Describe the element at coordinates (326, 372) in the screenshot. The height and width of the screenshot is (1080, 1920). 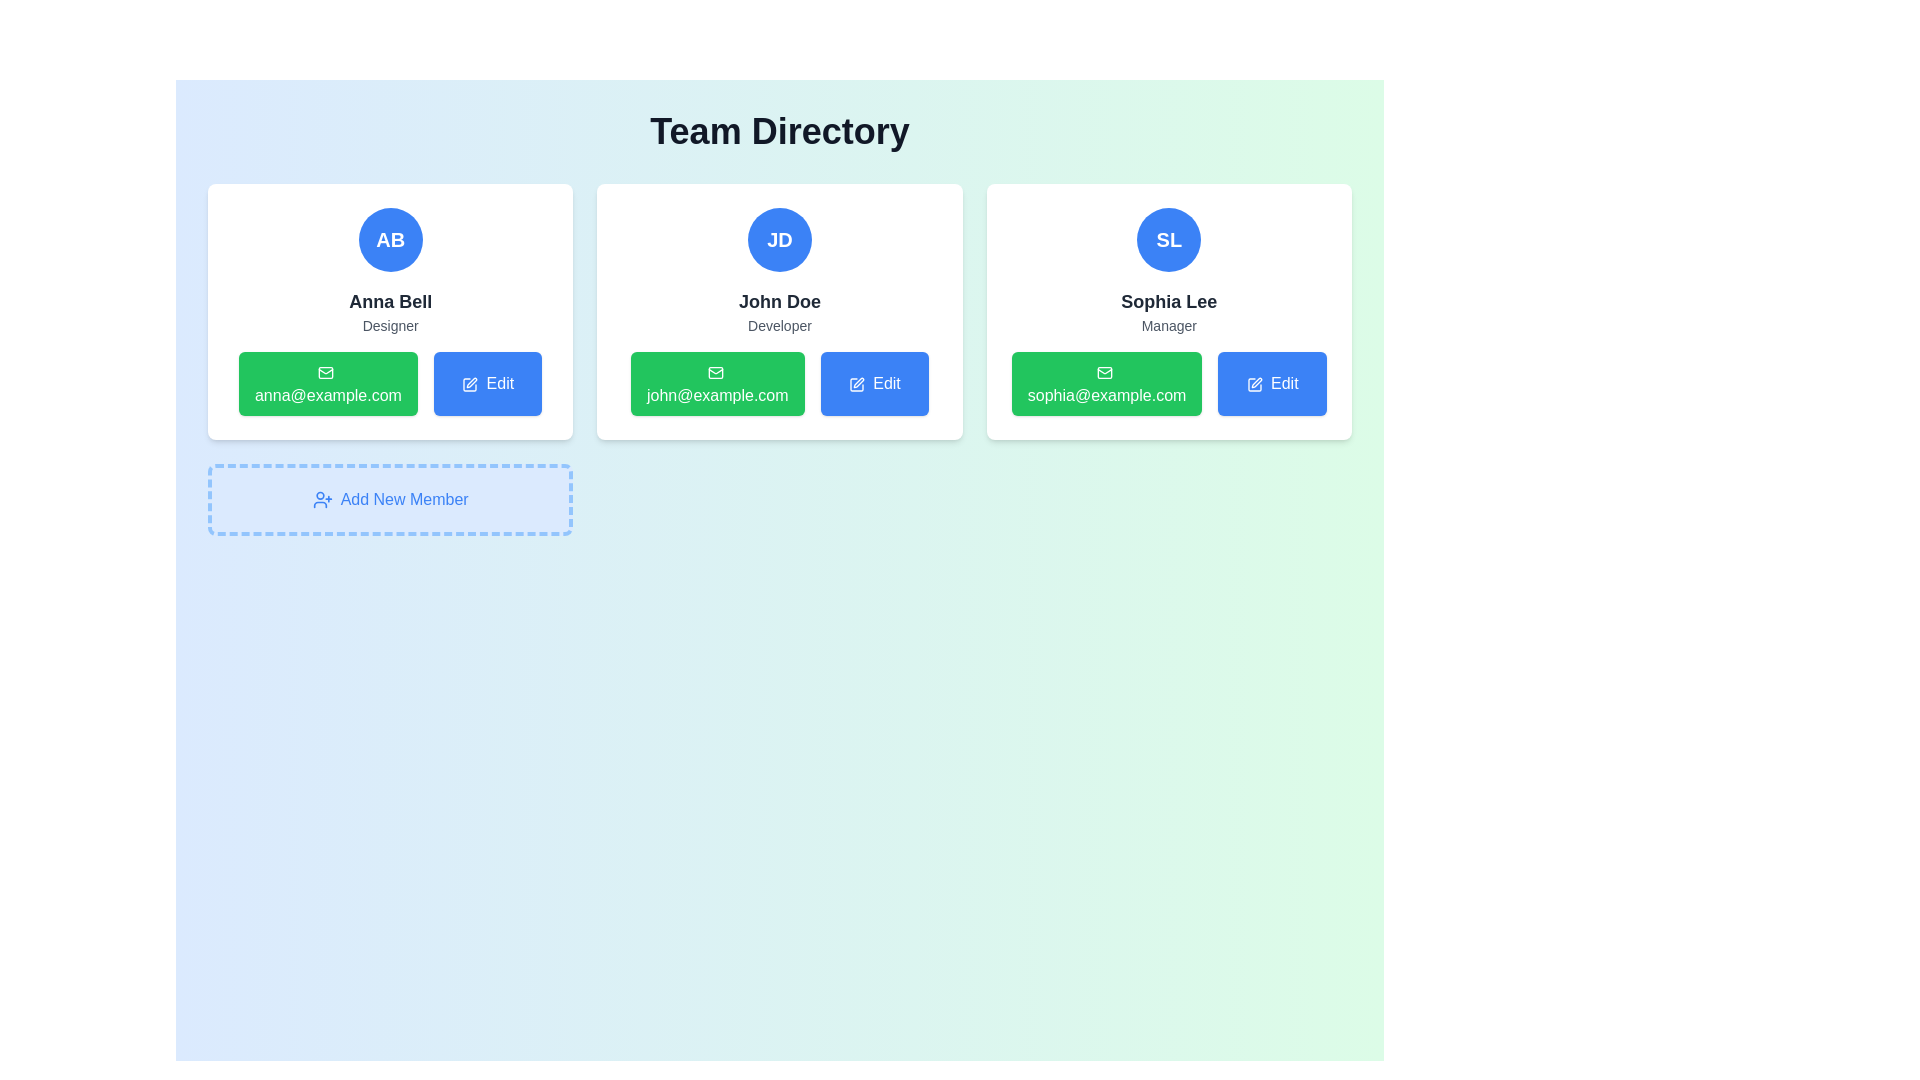
I see `the small rectangle with rounded corners in the envelope icon located in the green button under the 'Anna Bell' user card in the 'Team Directory' interface` at that location.